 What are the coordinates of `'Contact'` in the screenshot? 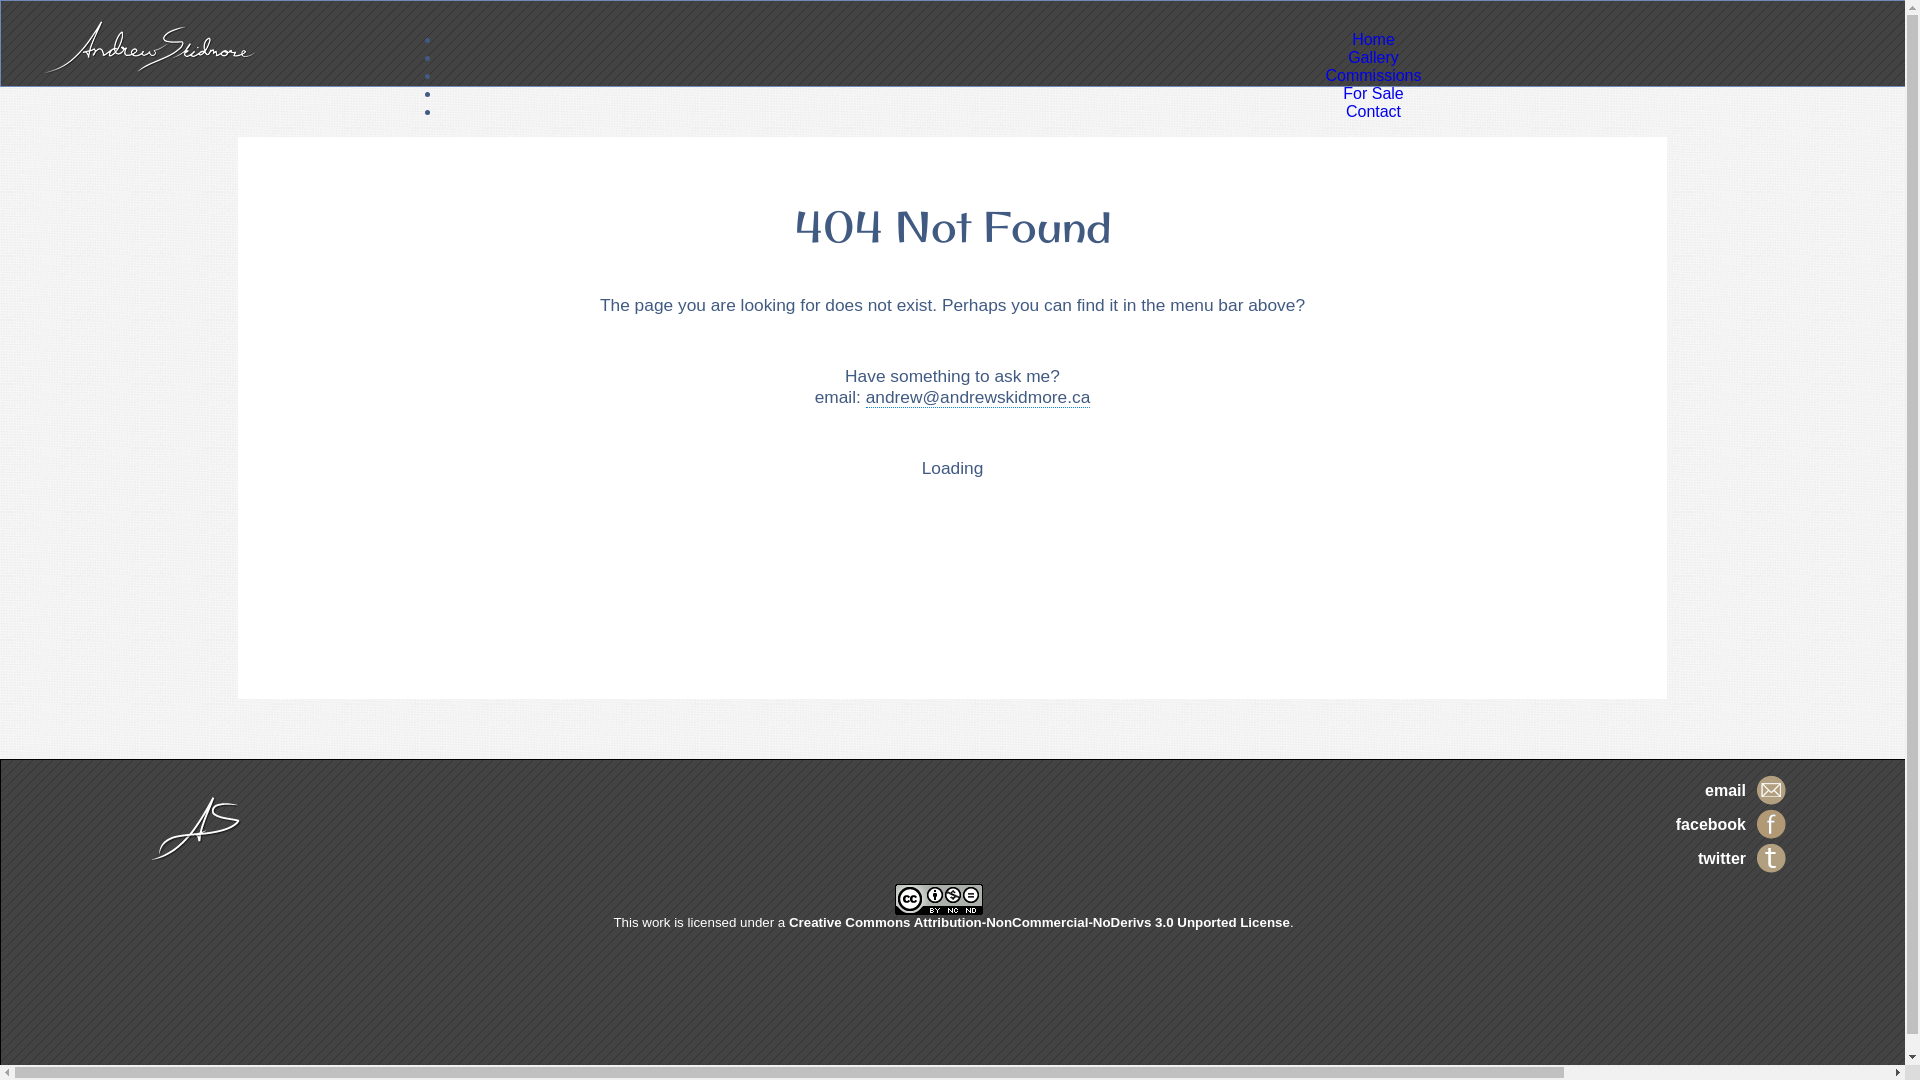 It's located at (1372, 111).